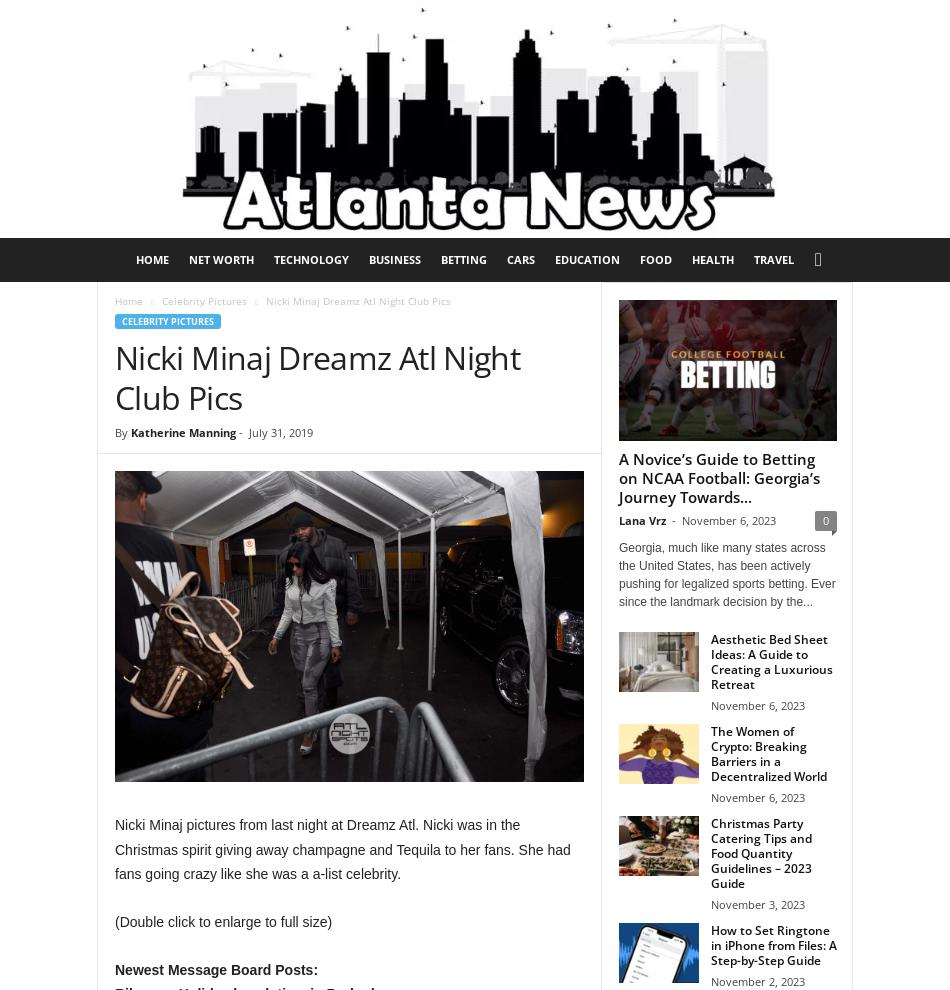 The image size is (950, 990). What do you see at coordinates (268, 823) in the screenshot?
I see `'Nicki Minaj pictures from last night at Dreamz Atl.'` at bounding box center [268, 823].